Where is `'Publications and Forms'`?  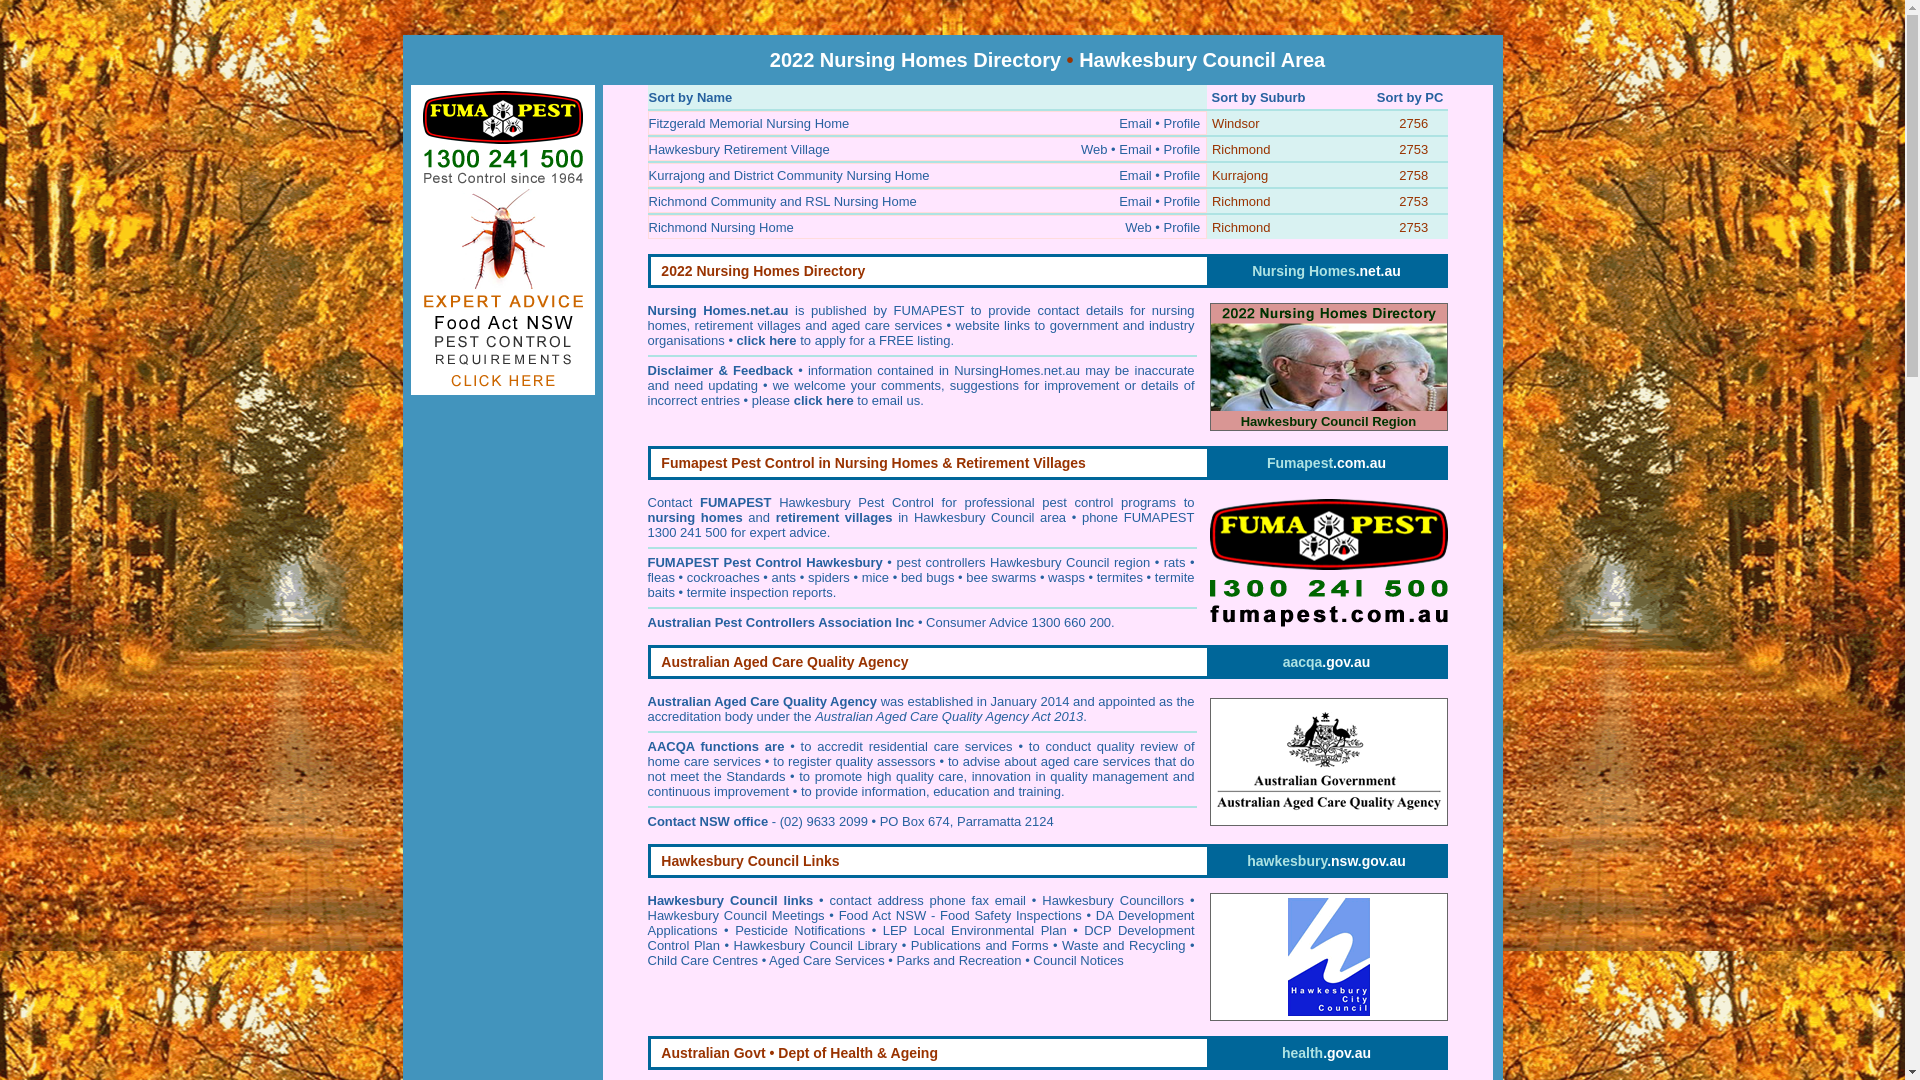 'Publications and Forms' is located at coordinates (979, 945).